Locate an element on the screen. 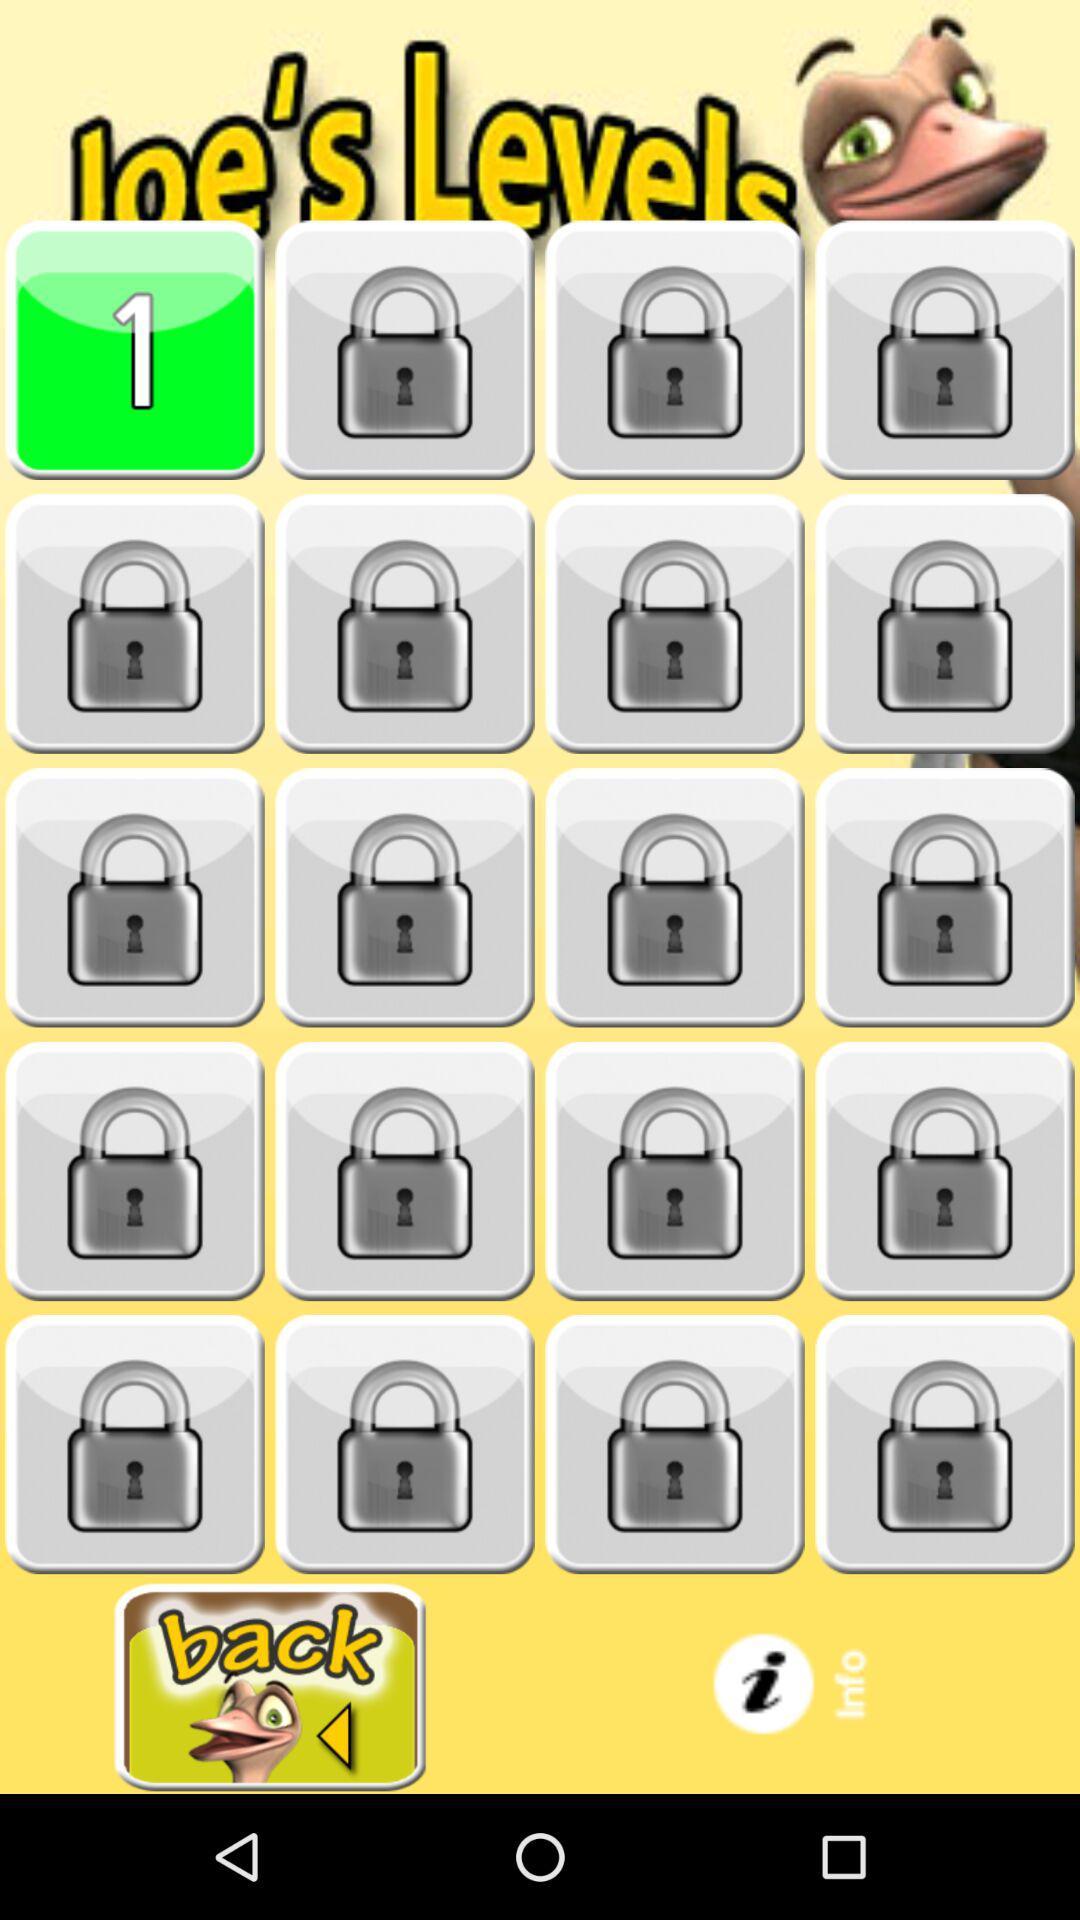 The height and width of the screenshot is (1920, 1080). locked item is located at coordinates (675, 623).